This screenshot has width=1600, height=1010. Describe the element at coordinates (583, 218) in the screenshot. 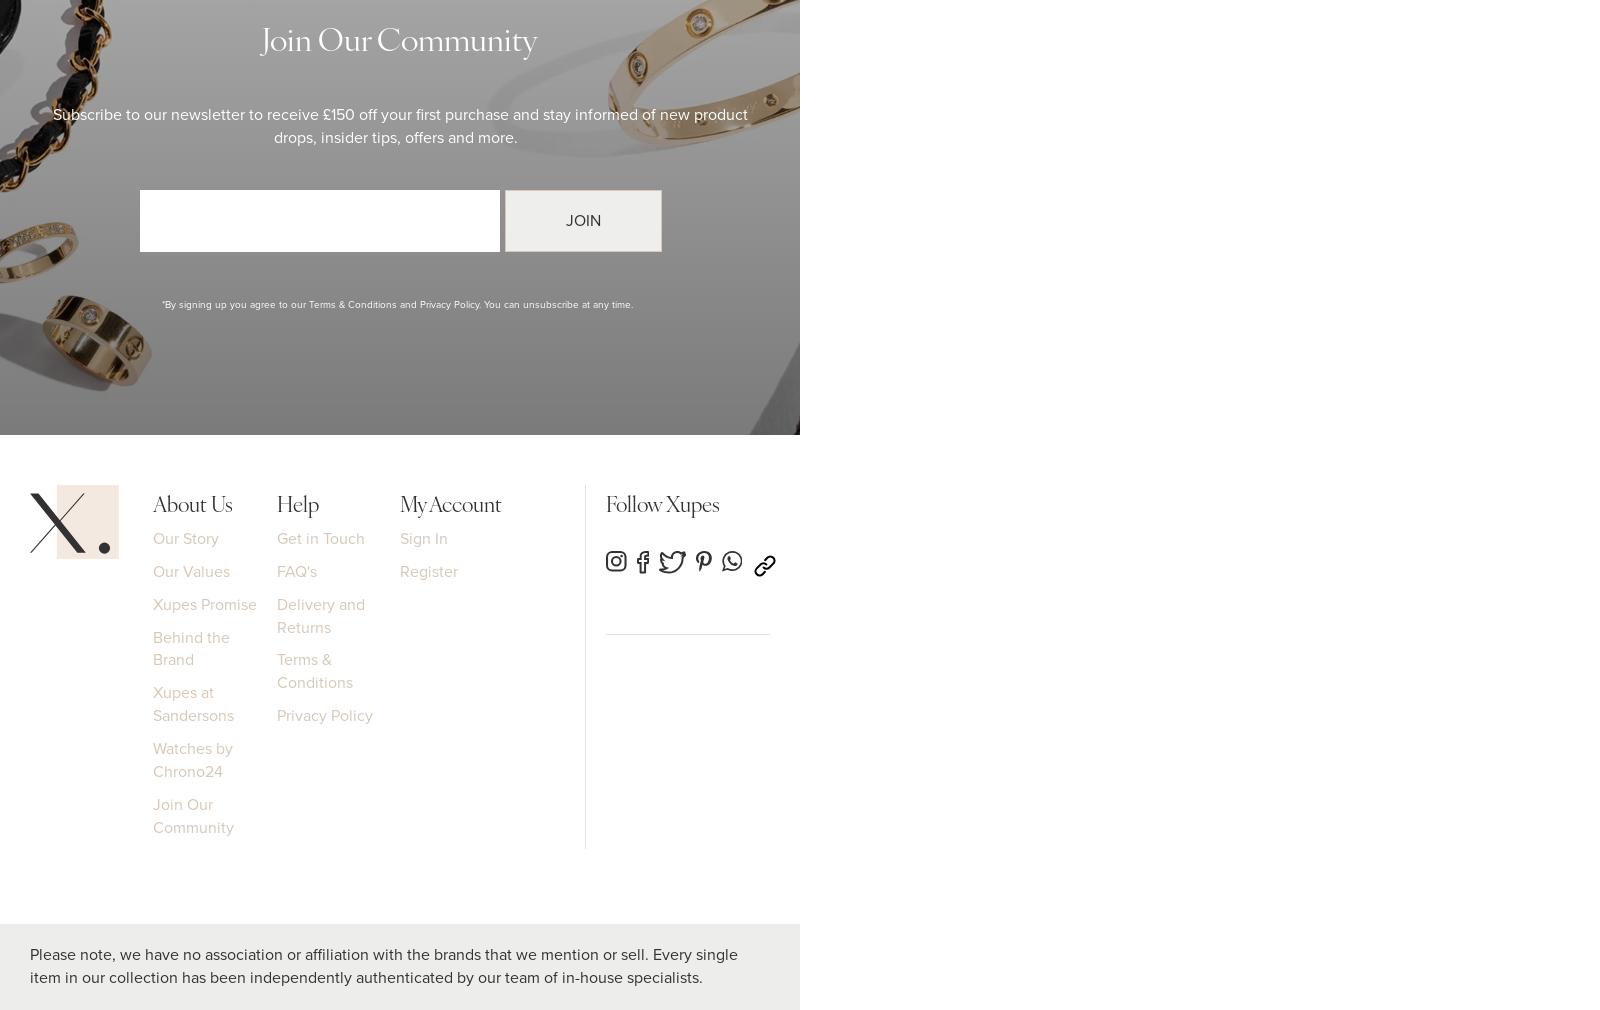

I see `'JOIN'` at that location.